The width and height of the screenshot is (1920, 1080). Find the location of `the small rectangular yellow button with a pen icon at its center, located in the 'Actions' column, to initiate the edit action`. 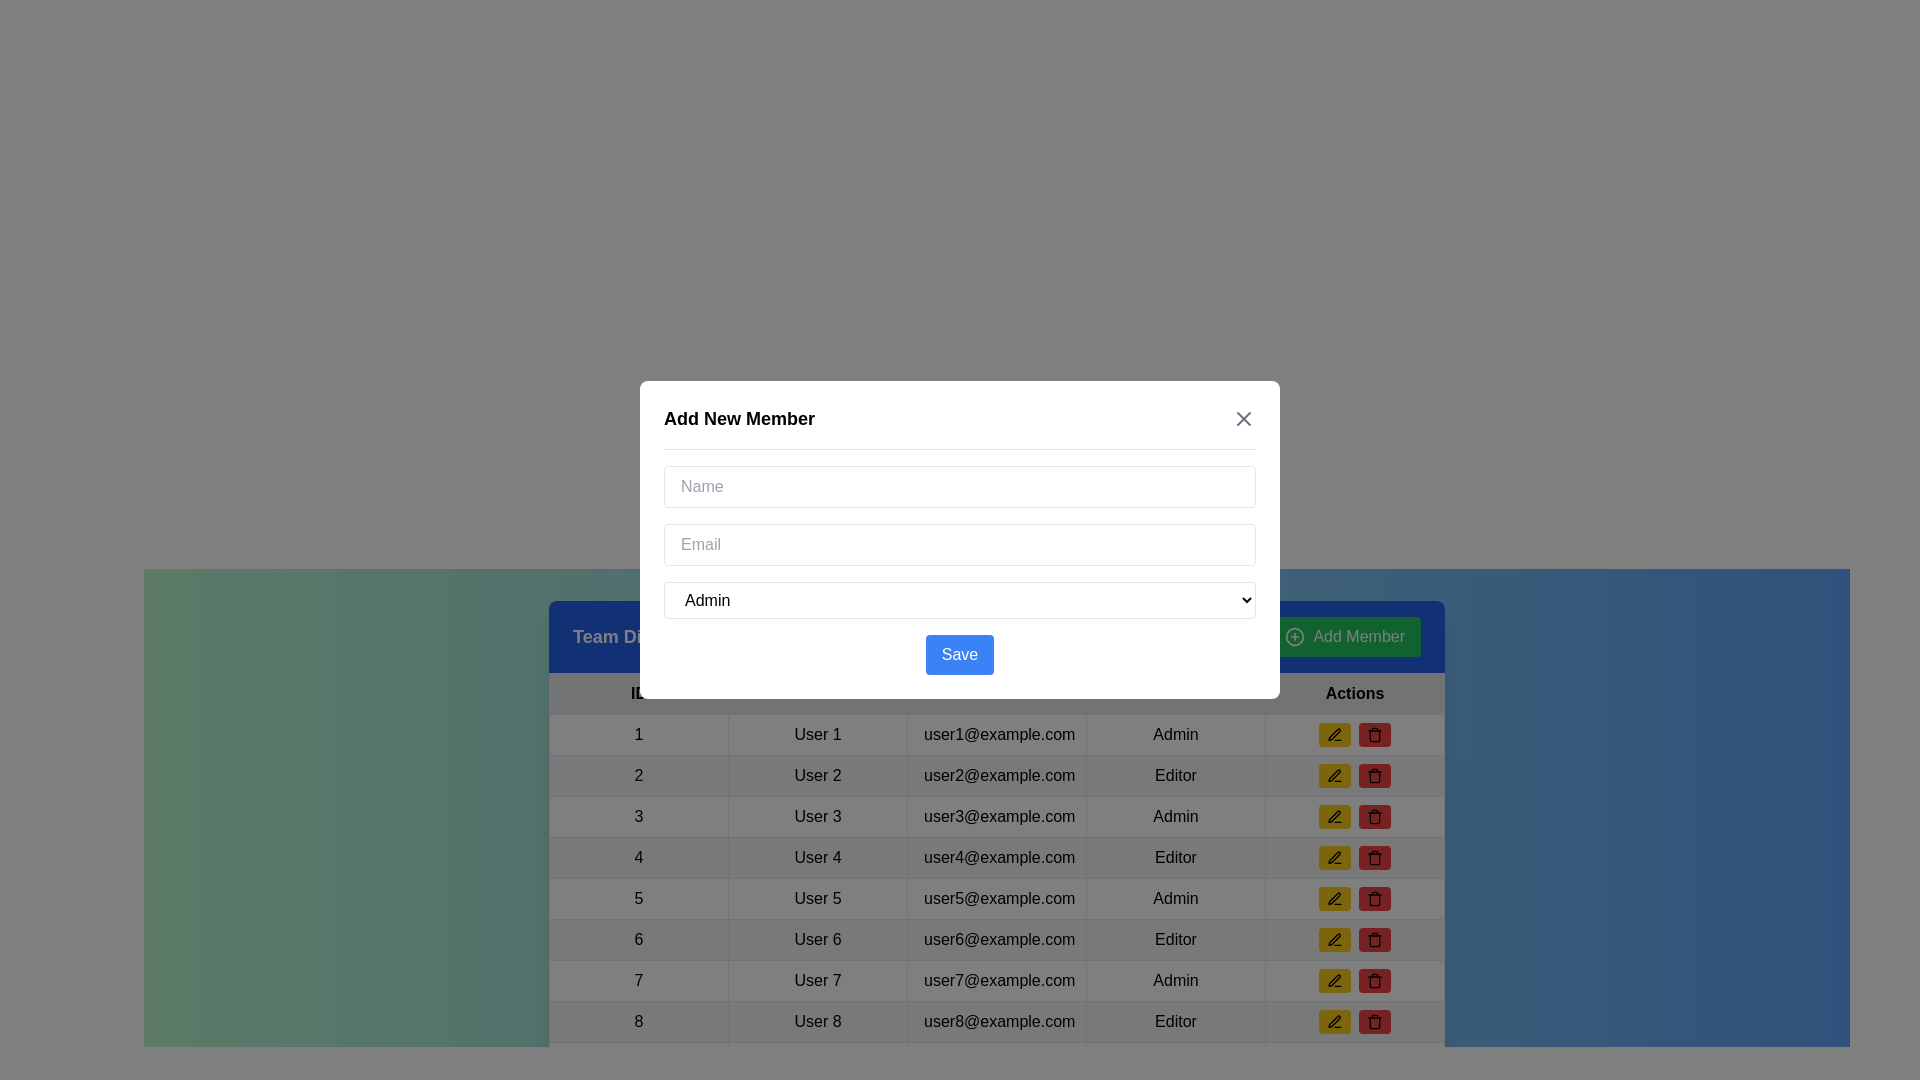

the small rectangular yellow button with a pen icon at its center, located in the 'Actions' column, to initiate the edit action is located at coordinates (1334, 774).